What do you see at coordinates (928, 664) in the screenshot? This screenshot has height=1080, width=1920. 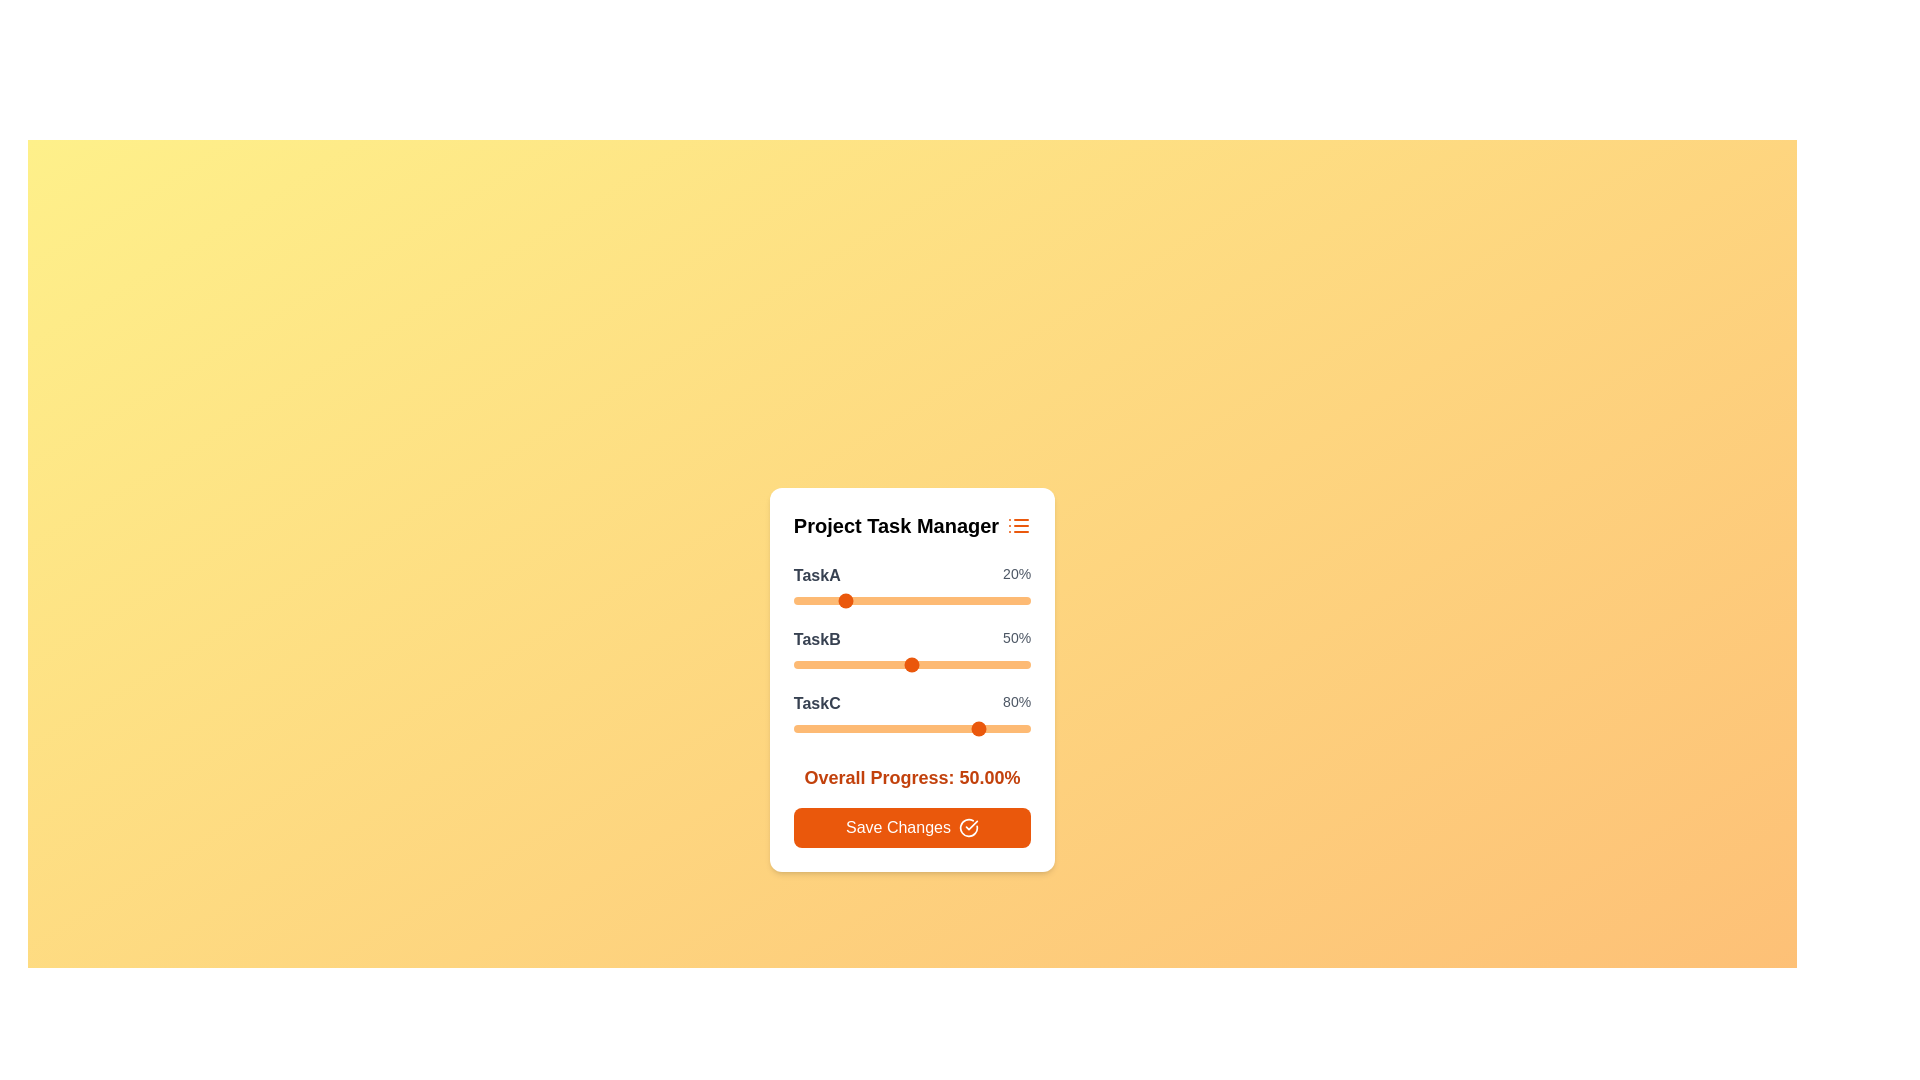 I see `the TaskB slider to 57%` at bounding box center [928, 664].